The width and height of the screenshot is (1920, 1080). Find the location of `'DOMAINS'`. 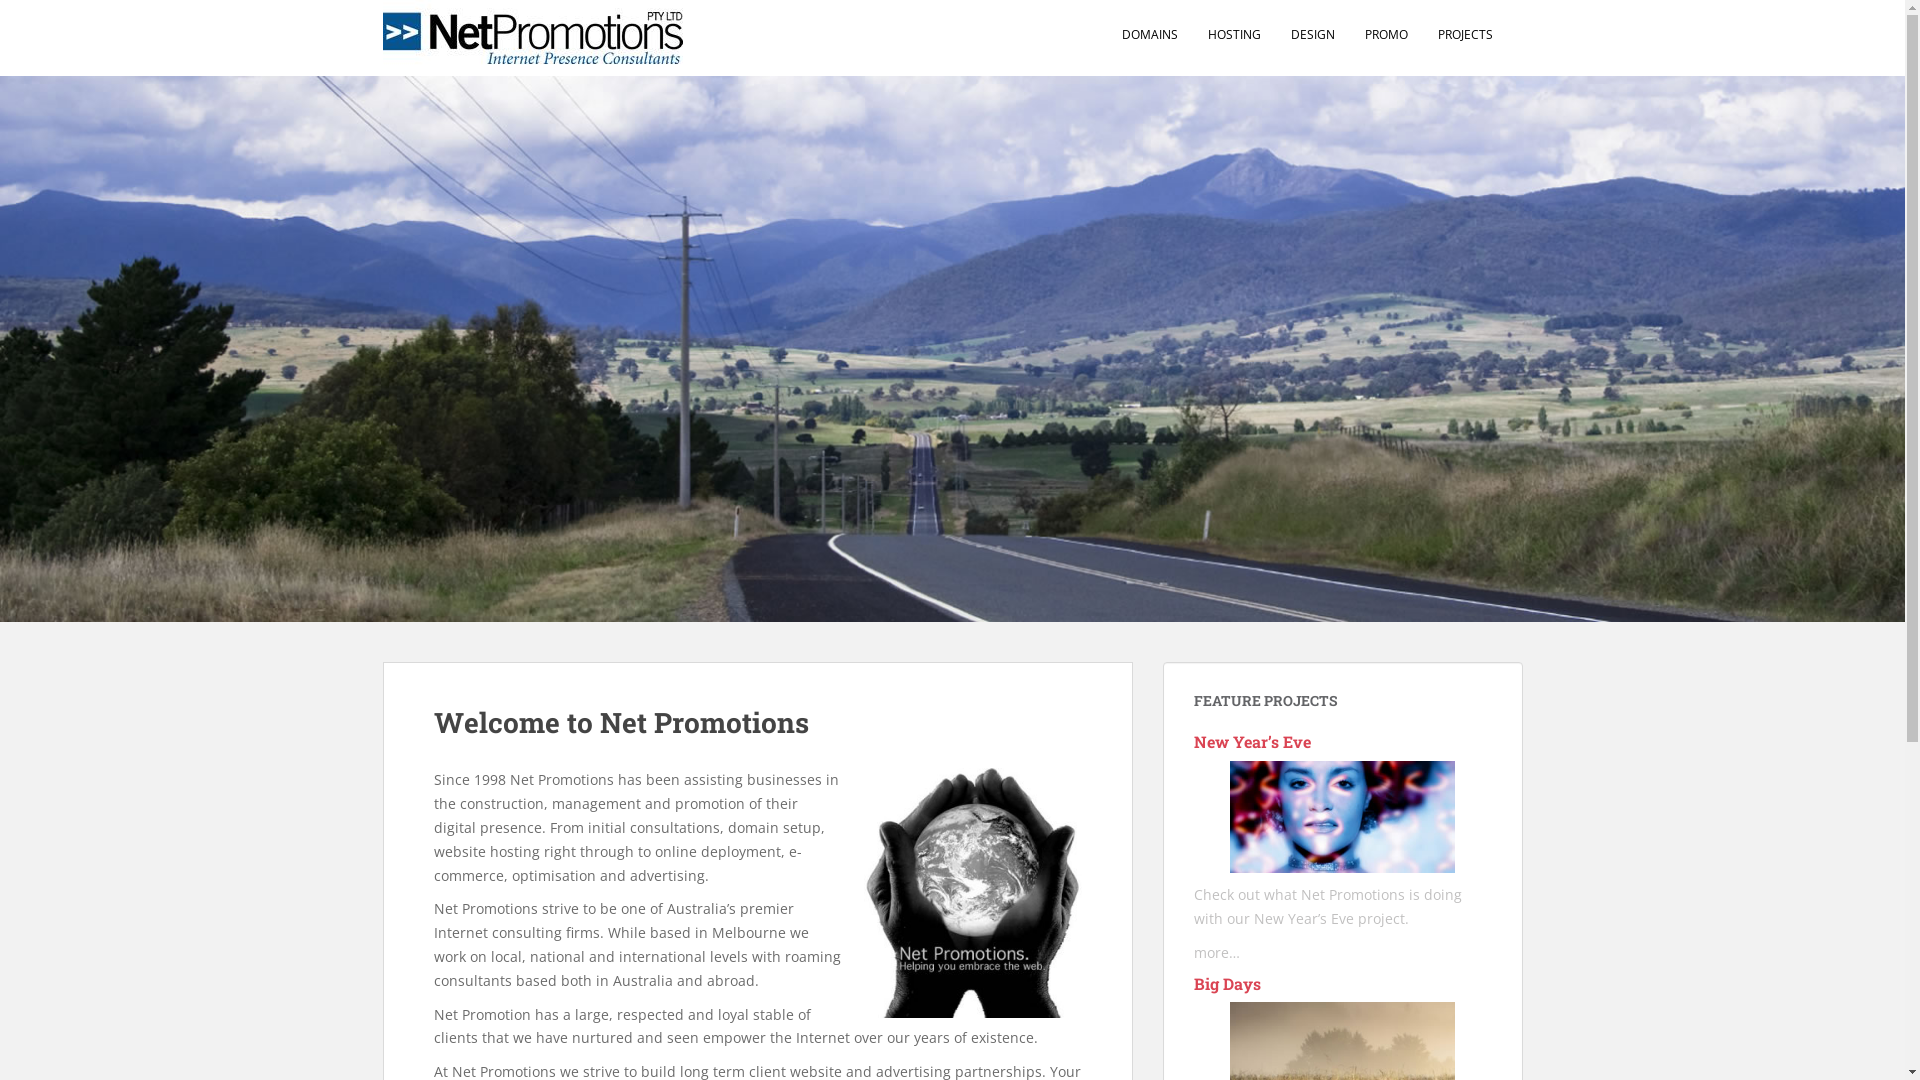

'DOMAINS' is located at coordinates (1150, 34).